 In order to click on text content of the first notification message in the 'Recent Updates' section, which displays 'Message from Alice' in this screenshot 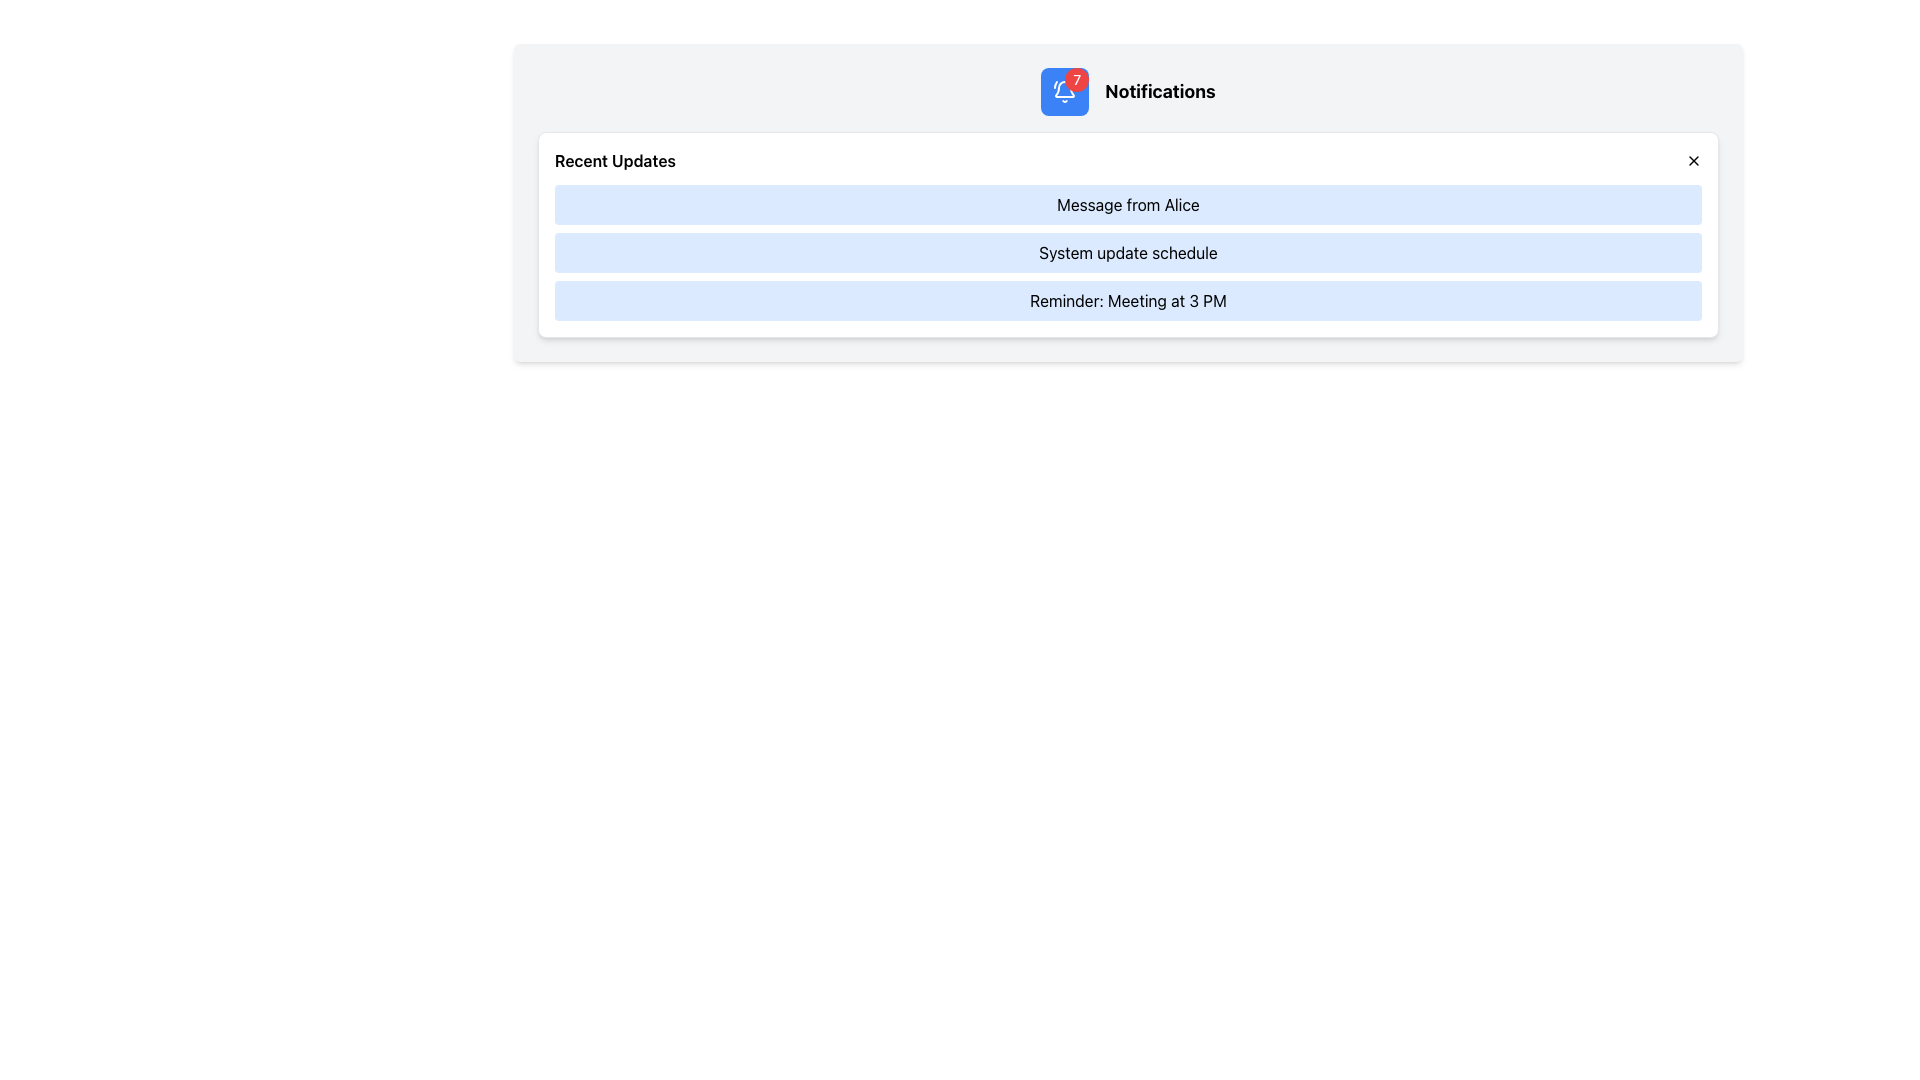, I will do `click(1128, 204)`.